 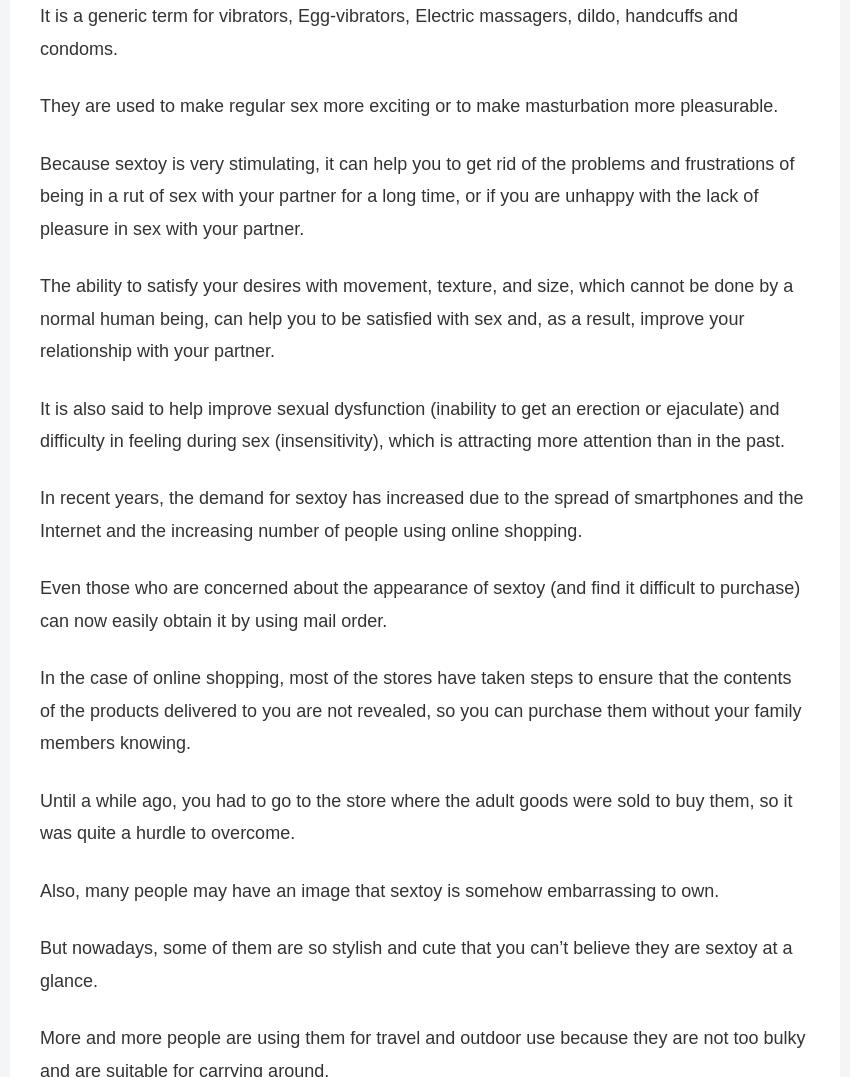 What do you see at coordinates (415, 964) in the screenshot?
I see `'But nowadays, some of them are so stylish and cute that you can’t believe they are sextoy at a glance.'` at bounding box center [415, 964].